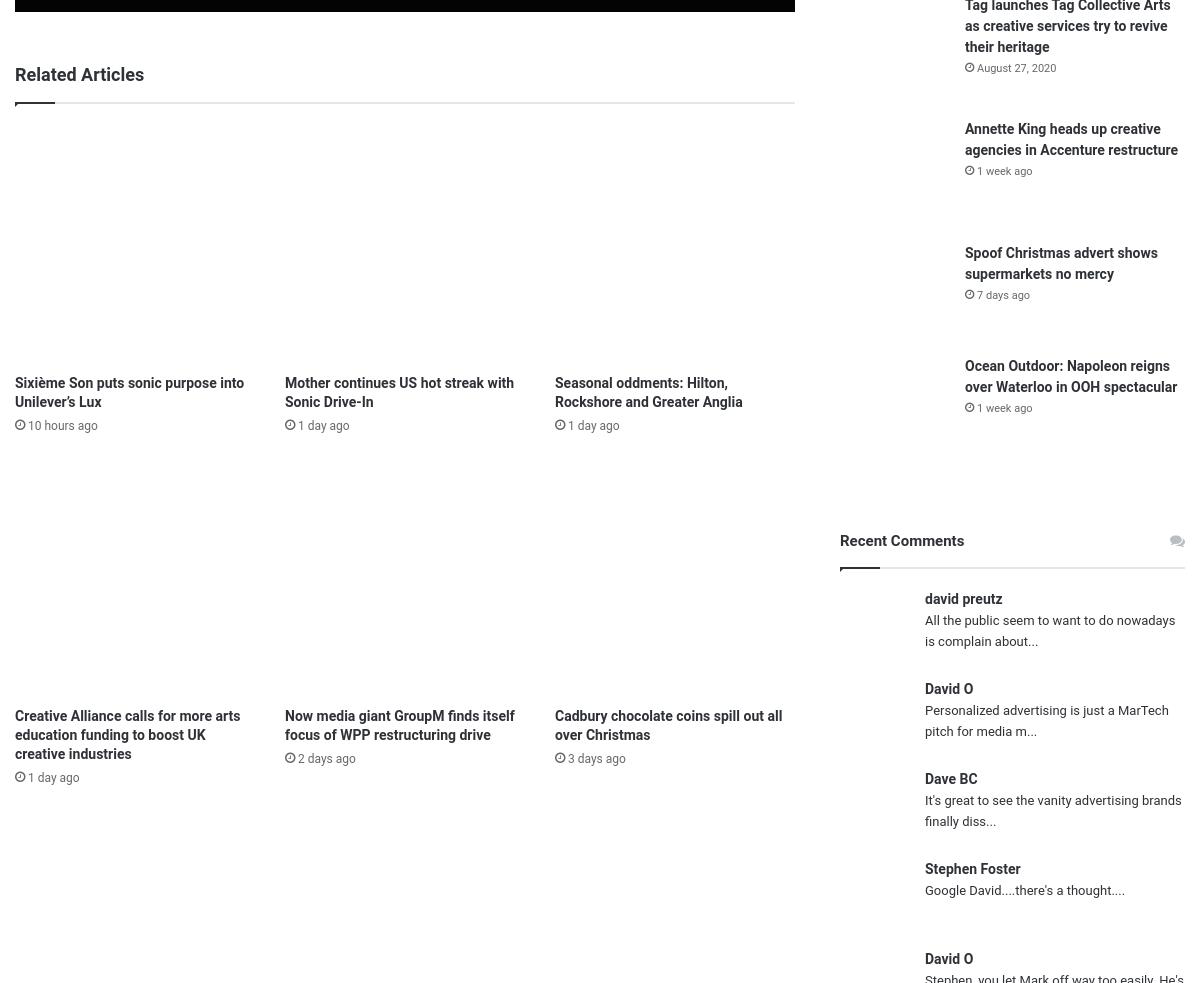 Image resolution: width=1200 pixels, height=983 pixels. Describe the element at coordinates (1060, 263) in the screenshot. I see `'Spoof Christmas advert shows supermarkets no mercy'` at that location.